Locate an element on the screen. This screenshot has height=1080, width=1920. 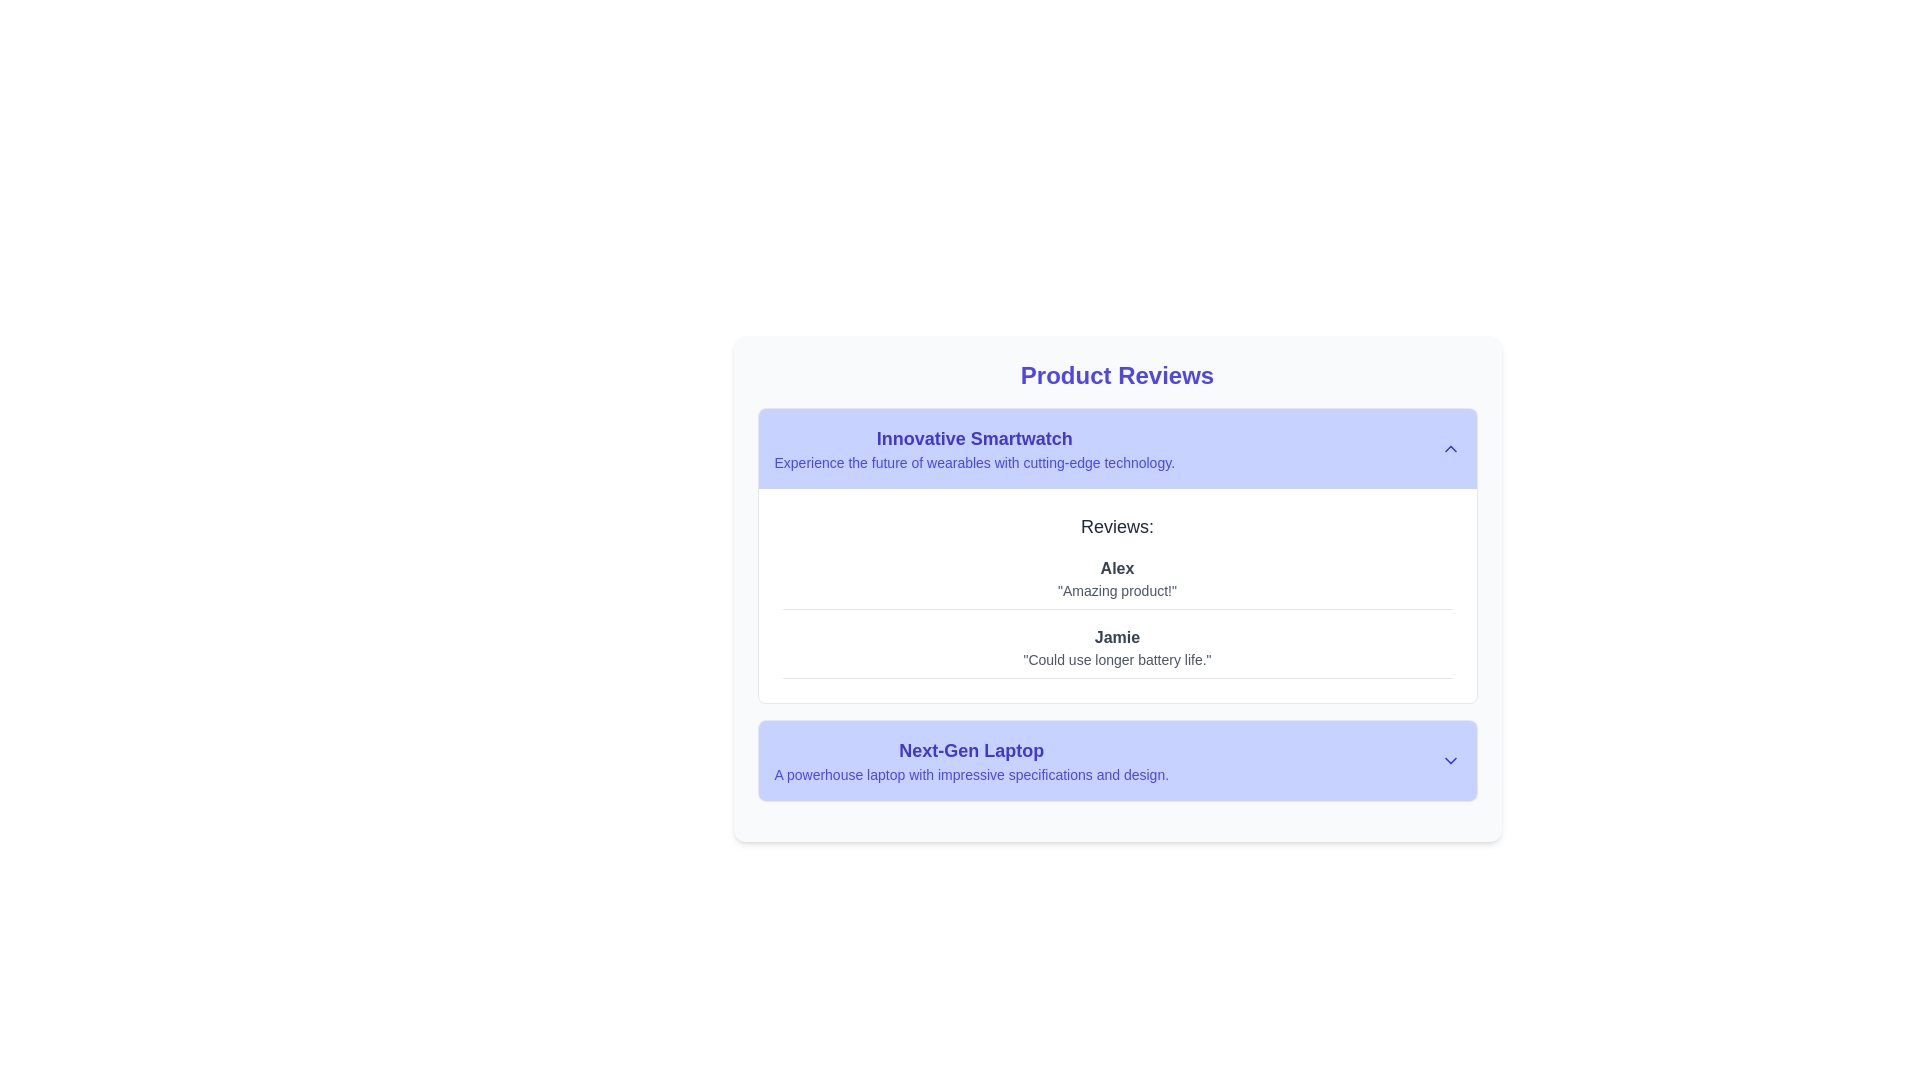
the text block summarizing the 'Next-Gen Laptop' product, located below the 'Innovative Smartwatch' section, to trigger associated actions is located at coordinates (971, 760).